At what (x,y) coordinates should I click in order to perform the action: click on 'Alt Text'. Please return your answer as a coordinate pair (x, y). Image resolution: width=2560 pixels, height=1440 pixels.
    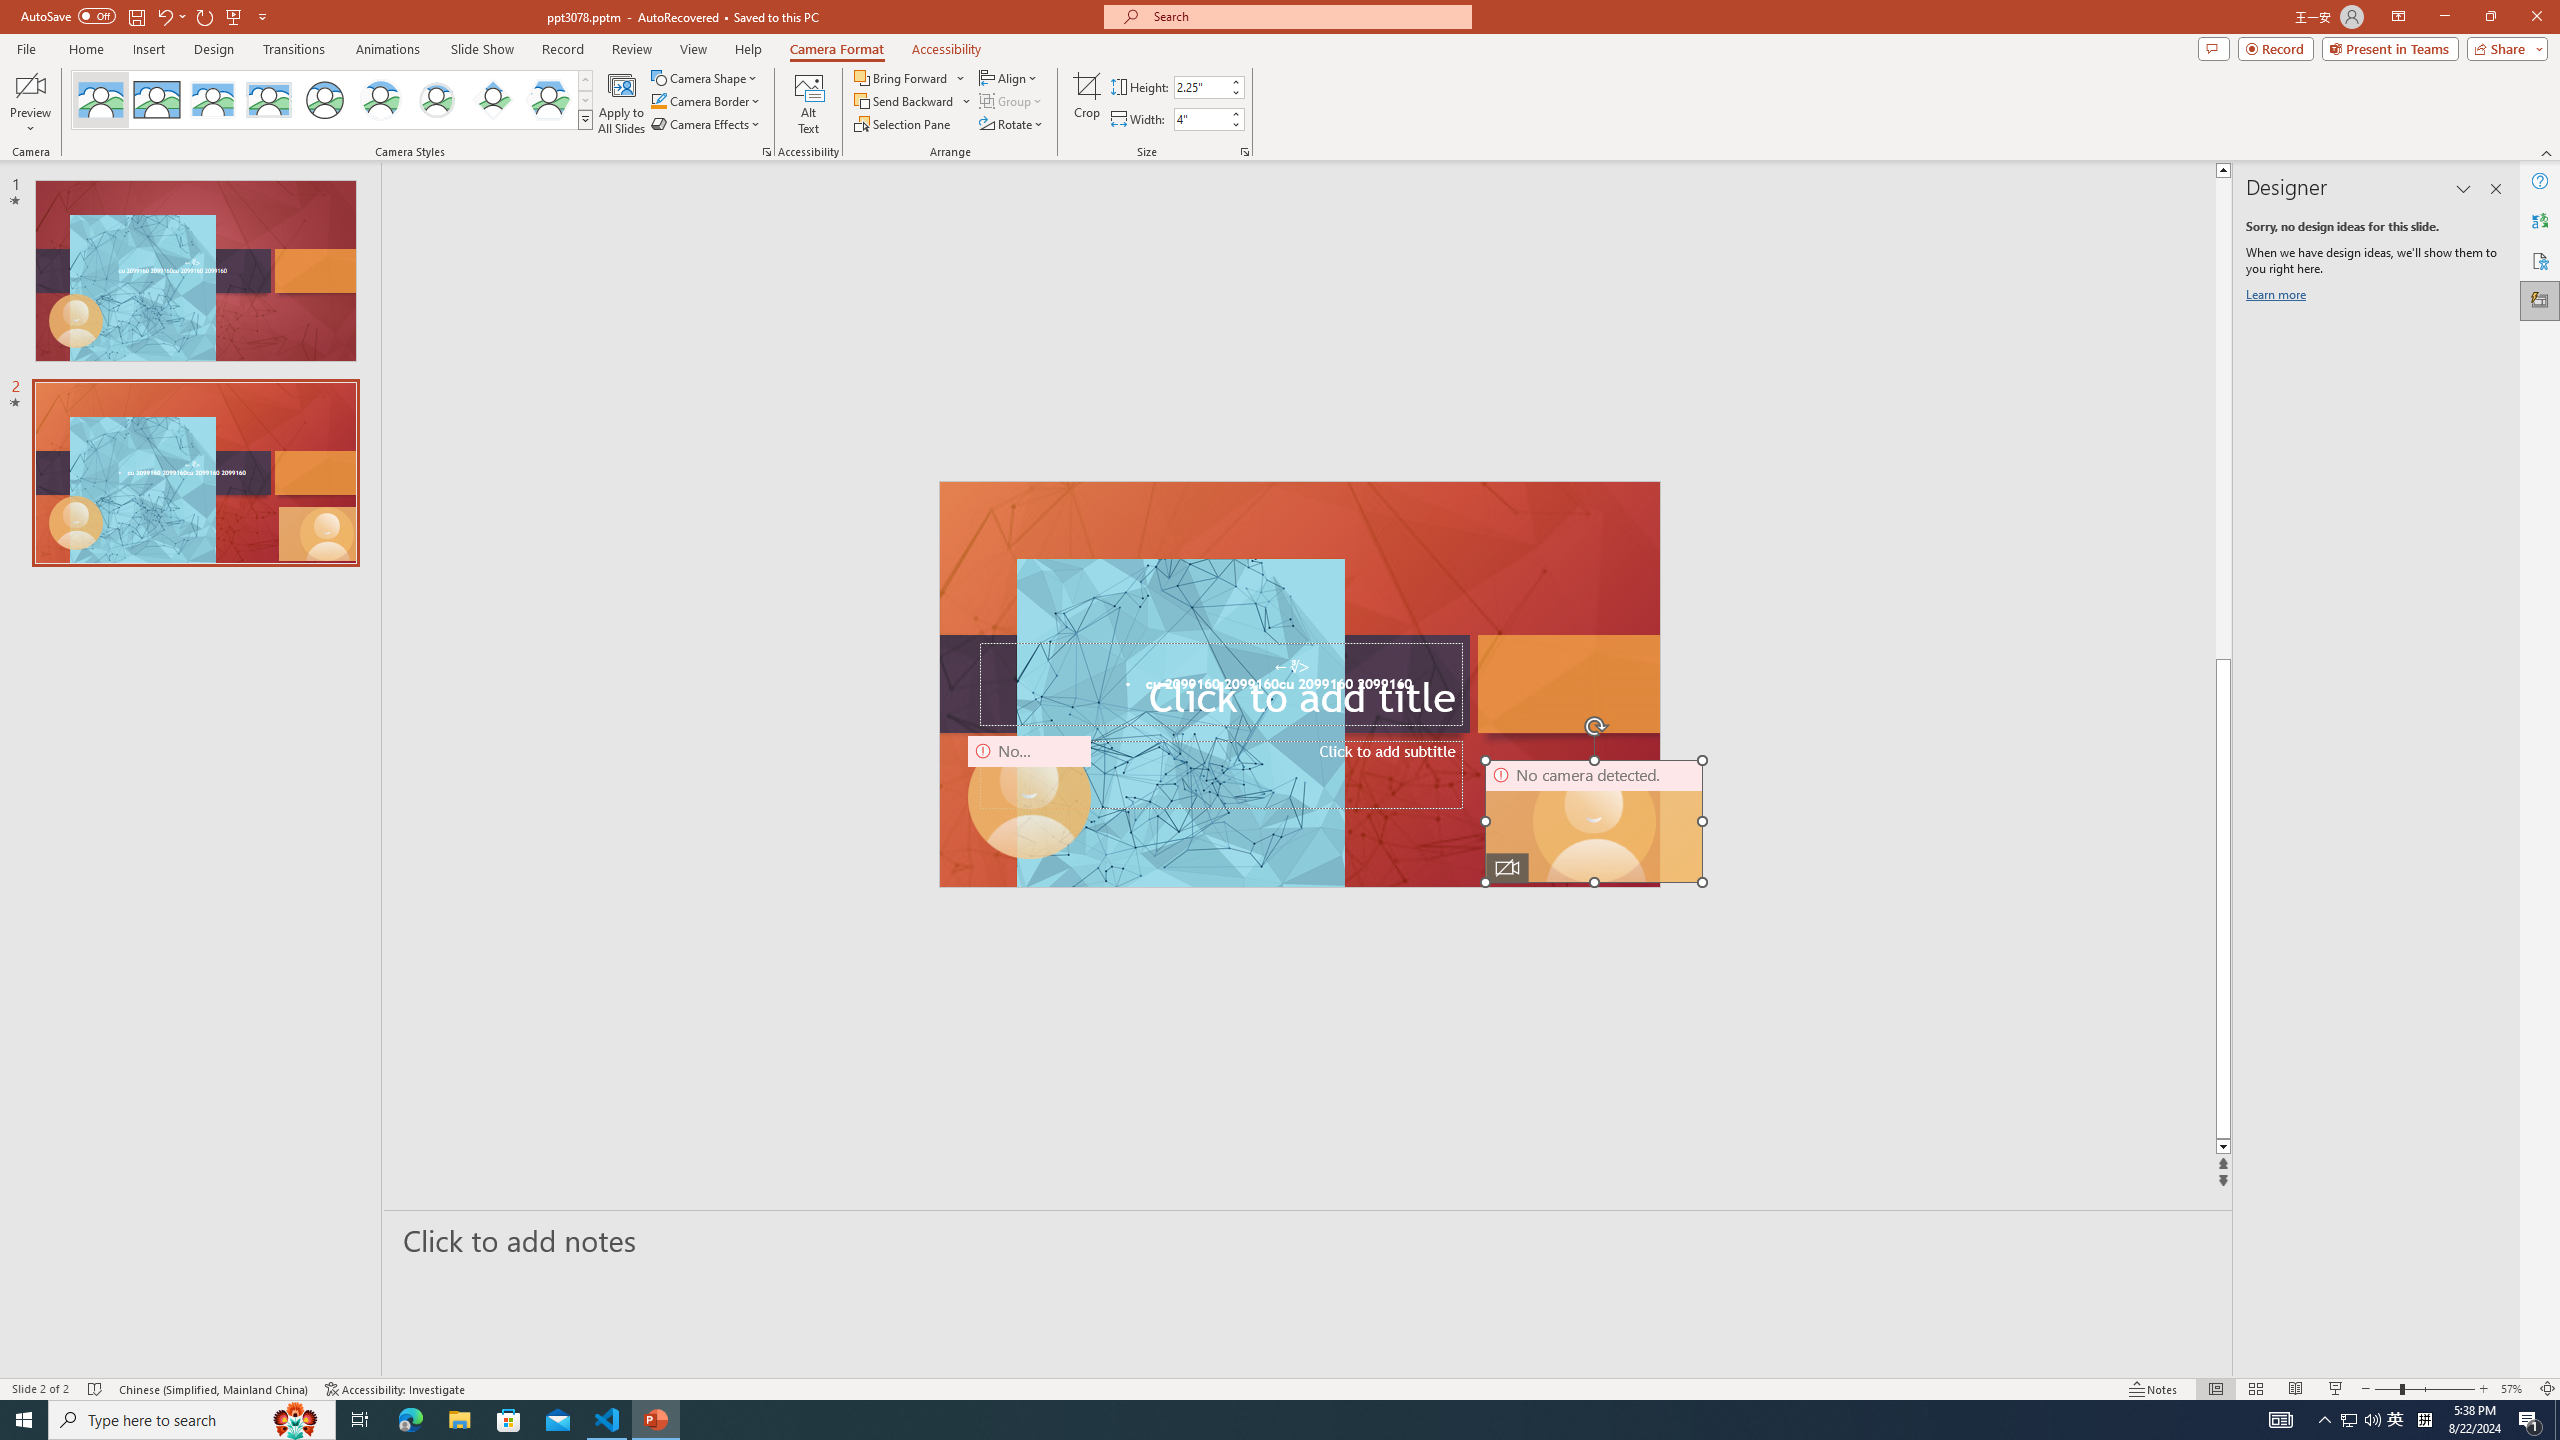
    Looking at the image, I should click on (807, 103).